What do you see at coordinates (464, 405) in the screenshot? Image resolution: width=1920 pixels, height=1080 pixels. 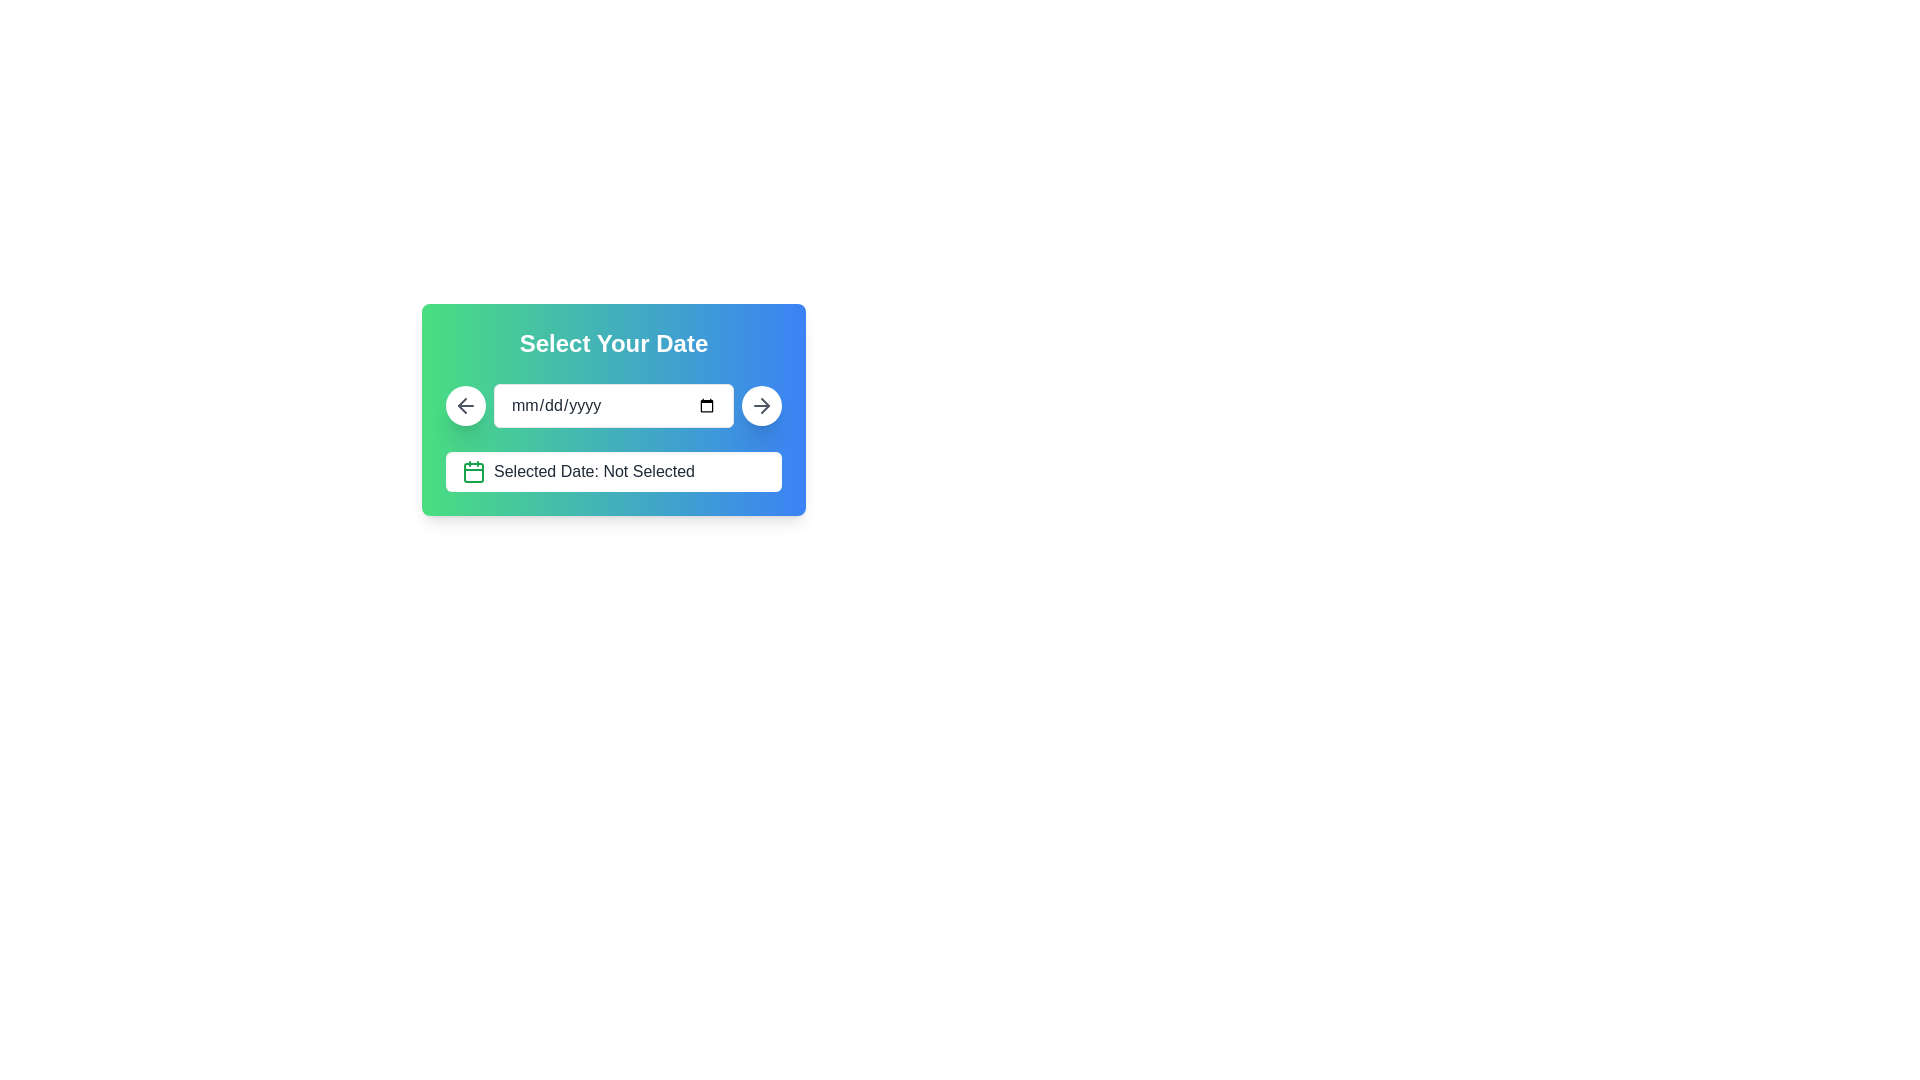 I see `the leftward-pointing dark gray arrow icon within the white circular button located to the left of the date input field` at bounding box center [464, 405].